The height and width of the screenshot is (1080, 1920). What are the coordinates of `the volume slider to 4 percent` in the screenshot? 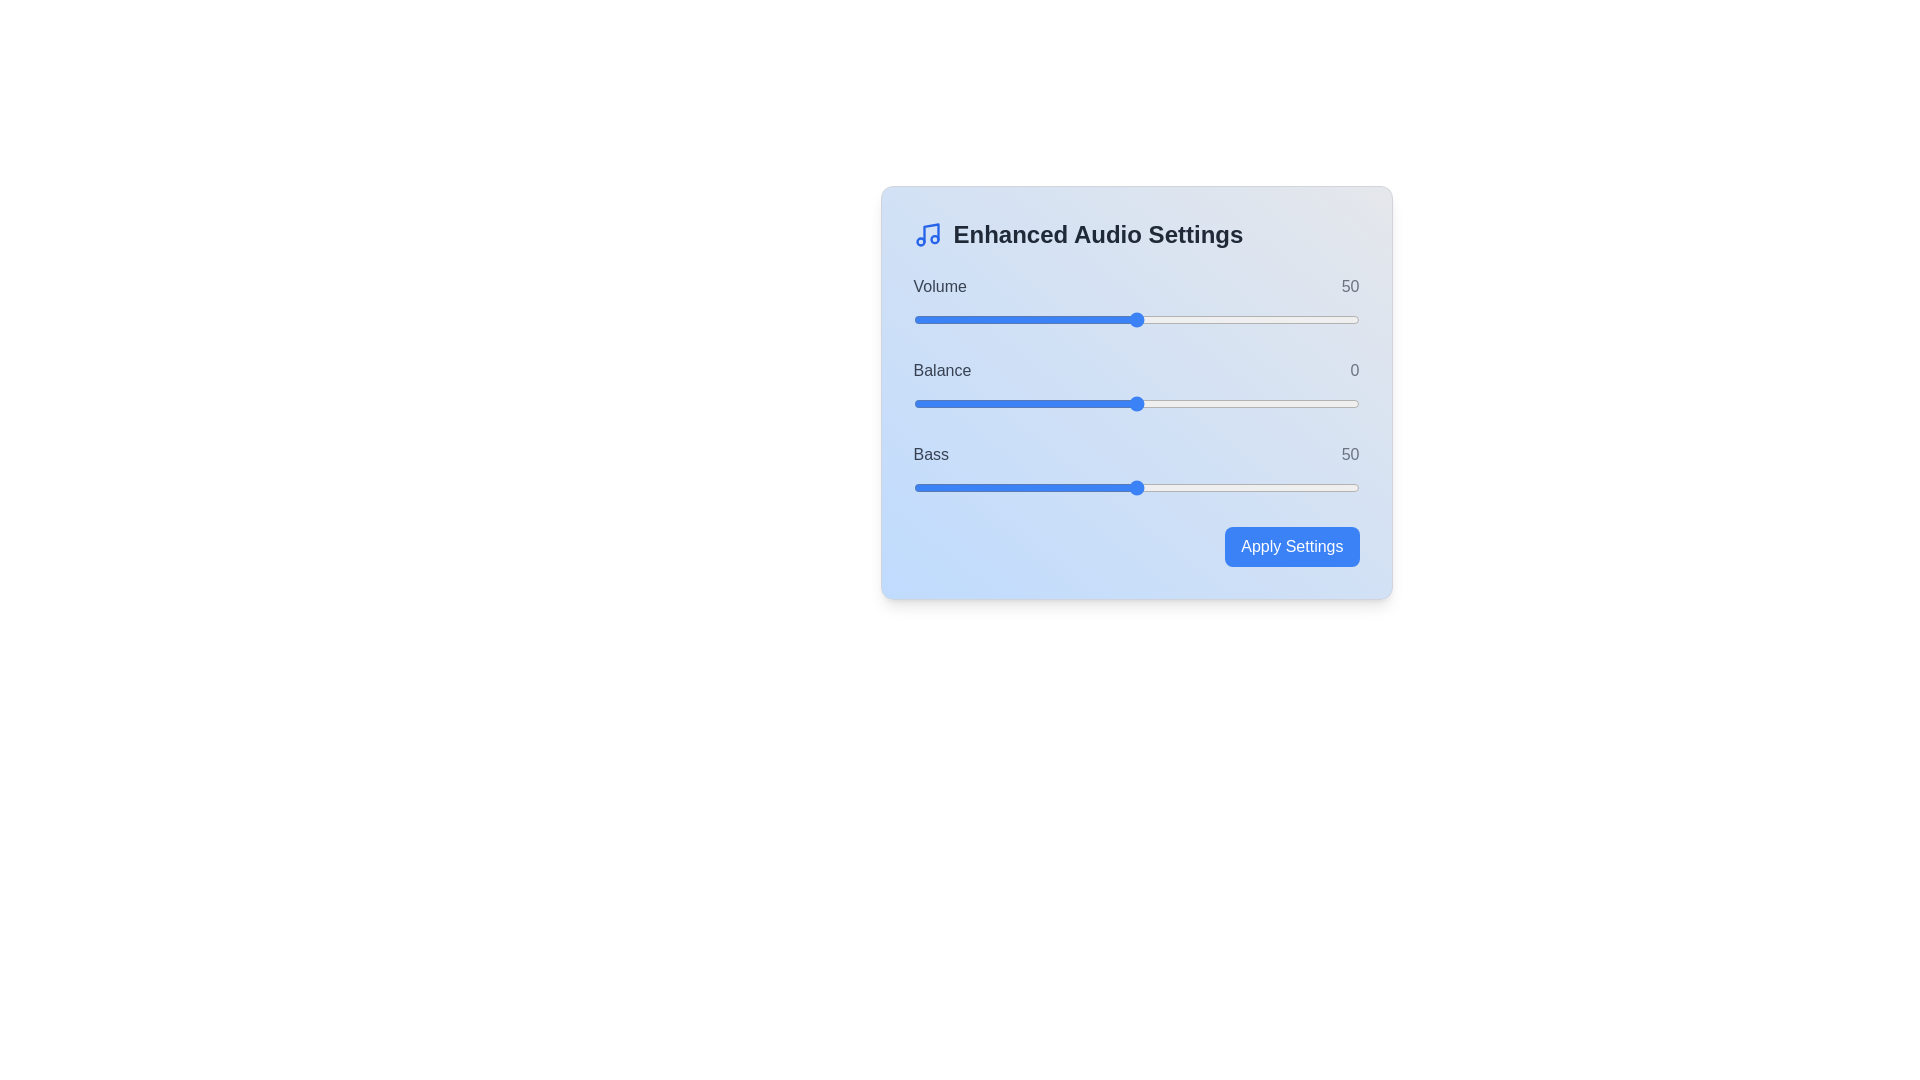 It's located at (930, 319).